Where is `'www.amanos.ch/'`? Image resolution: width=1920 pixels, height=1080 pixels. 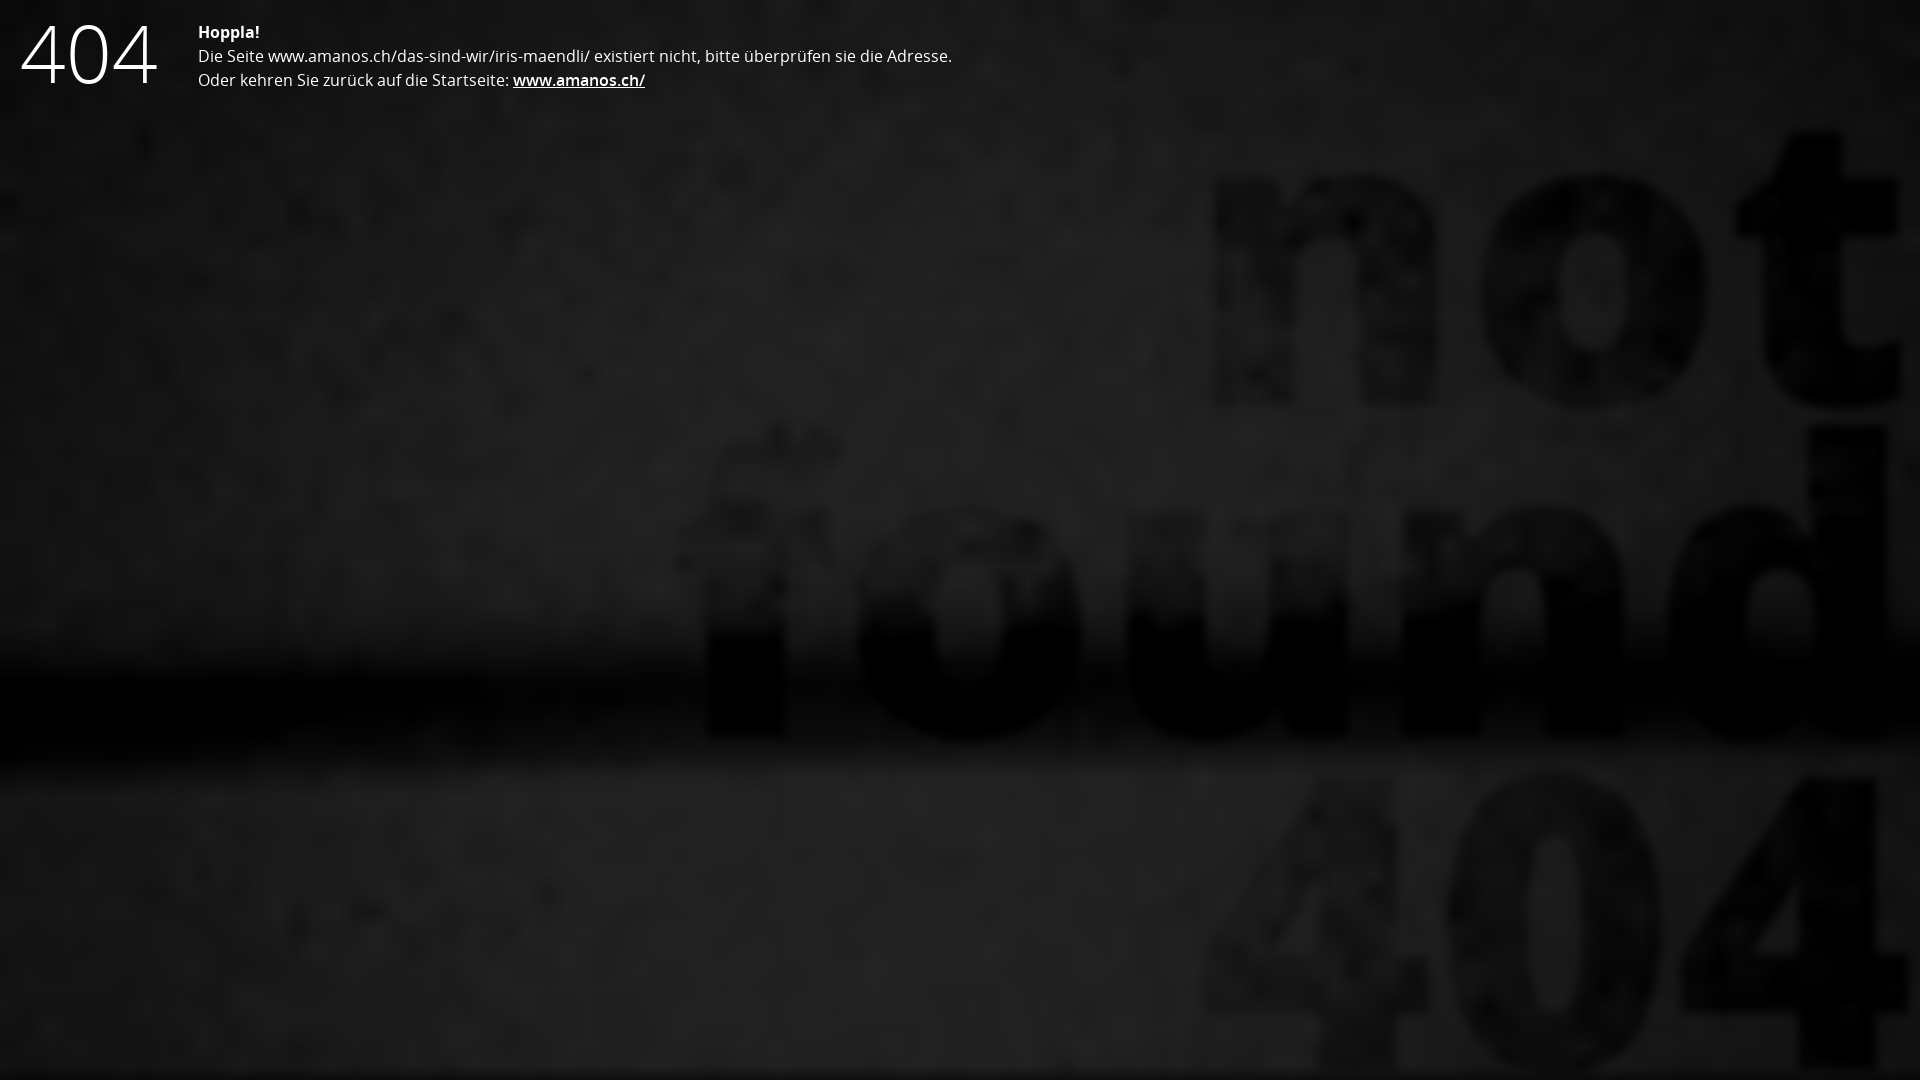
'www.amanos.ch/' is located at coordinates (578, 79).